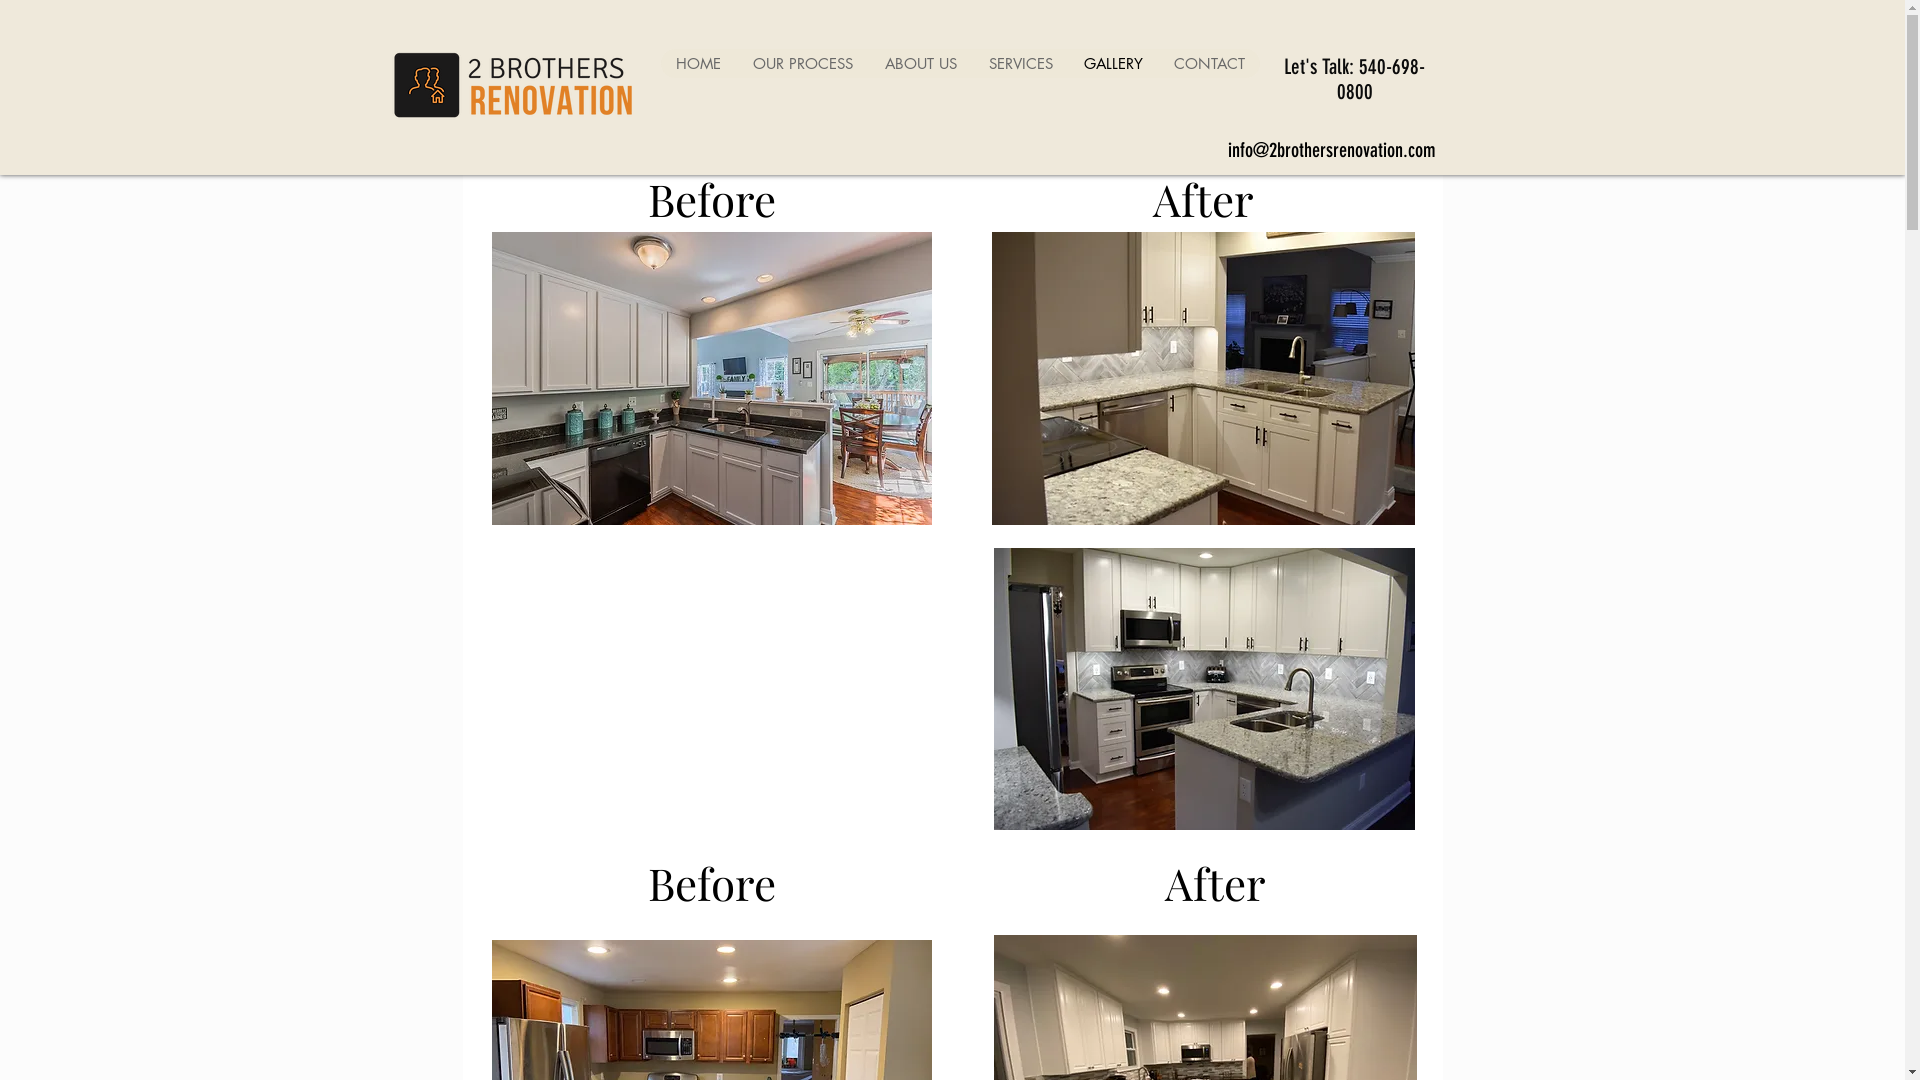 The width and height of the screenshot is (1920, 1080). What do you see at coordinates (1019, 62) in the screenshot?
I see `'SERVICES'` at bounding box center [1019, 62].